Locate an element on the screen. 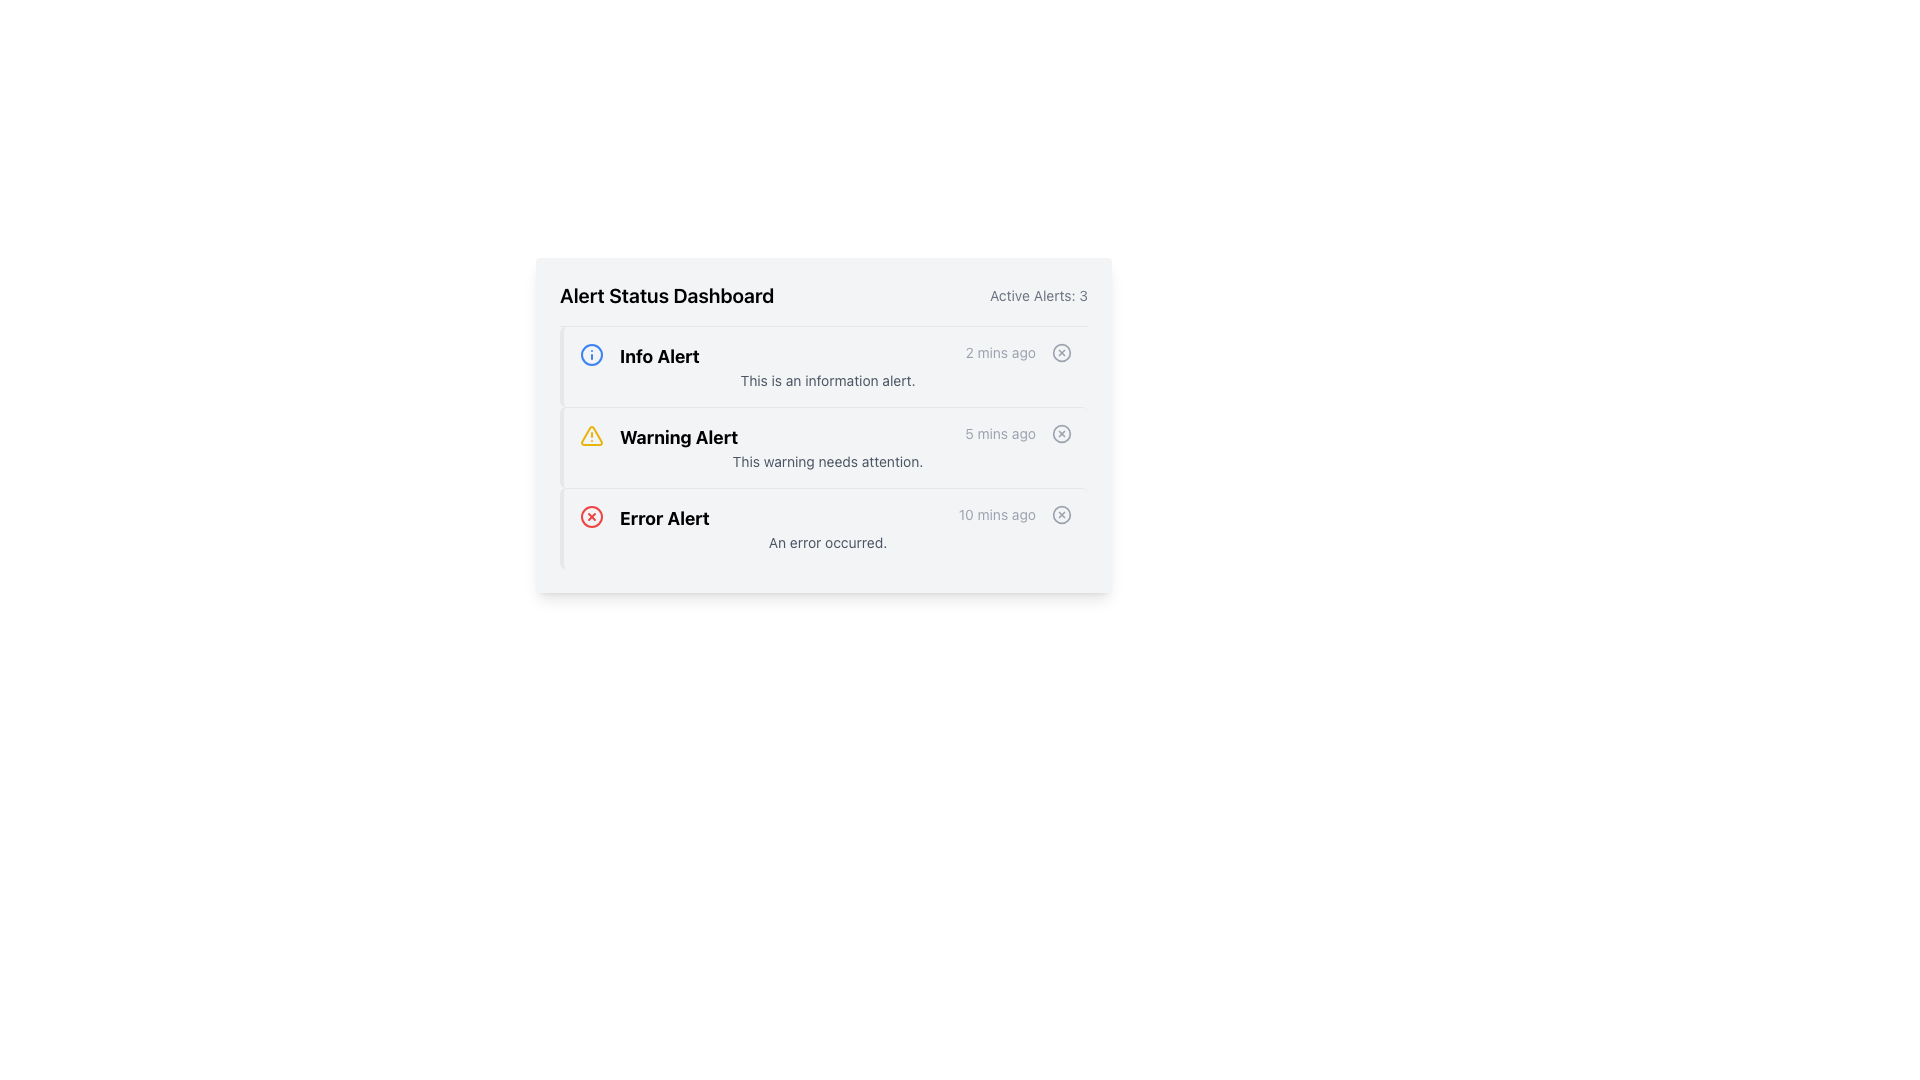 The height and width of the screenshot is (1080, 1920). the circular red stroke close icon located in the third row of the alert list, adjacent to the timestamp of the 'Error Alert' entry is located at coordinates (590, 515).